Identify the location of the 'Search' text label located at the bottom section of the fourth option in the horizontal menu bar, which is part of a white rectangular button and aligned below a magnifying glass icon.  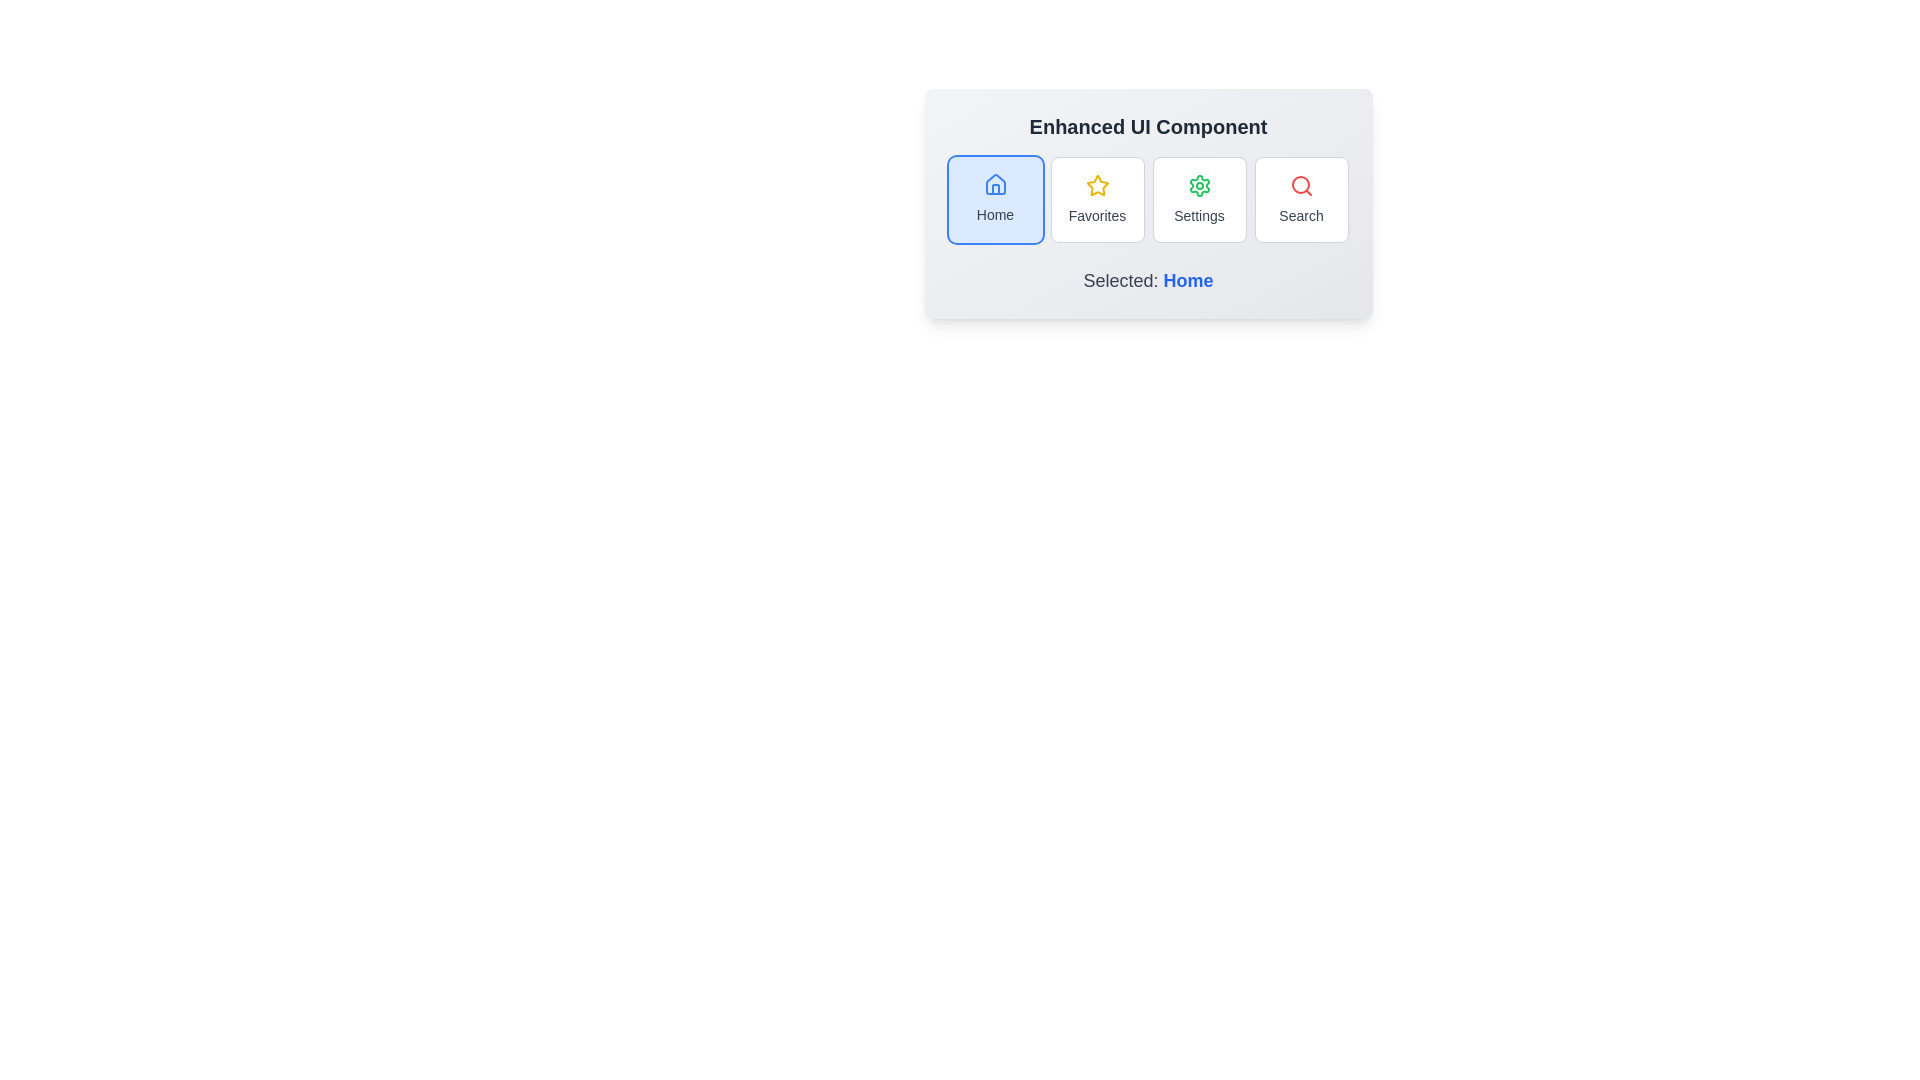
(1301, 216).